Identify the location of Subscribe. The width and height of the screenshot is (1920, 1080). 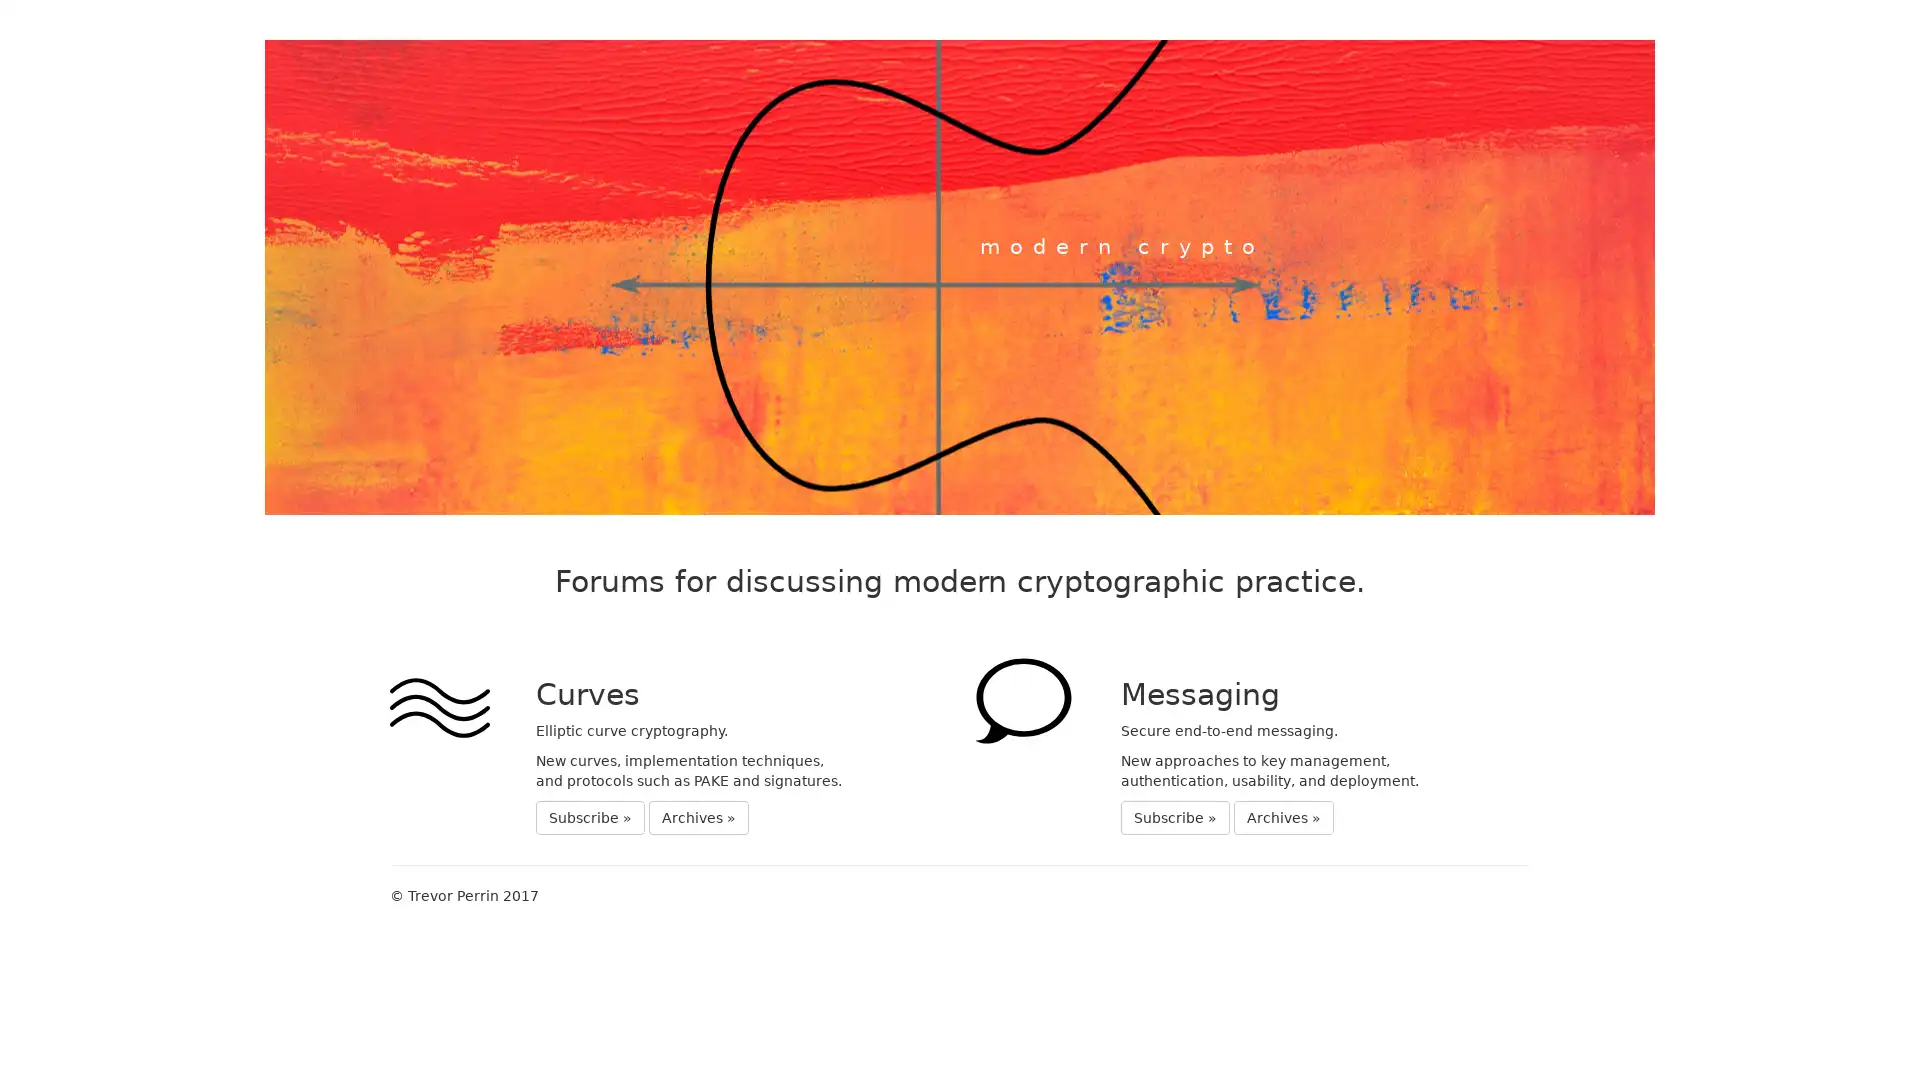
(589, 817).